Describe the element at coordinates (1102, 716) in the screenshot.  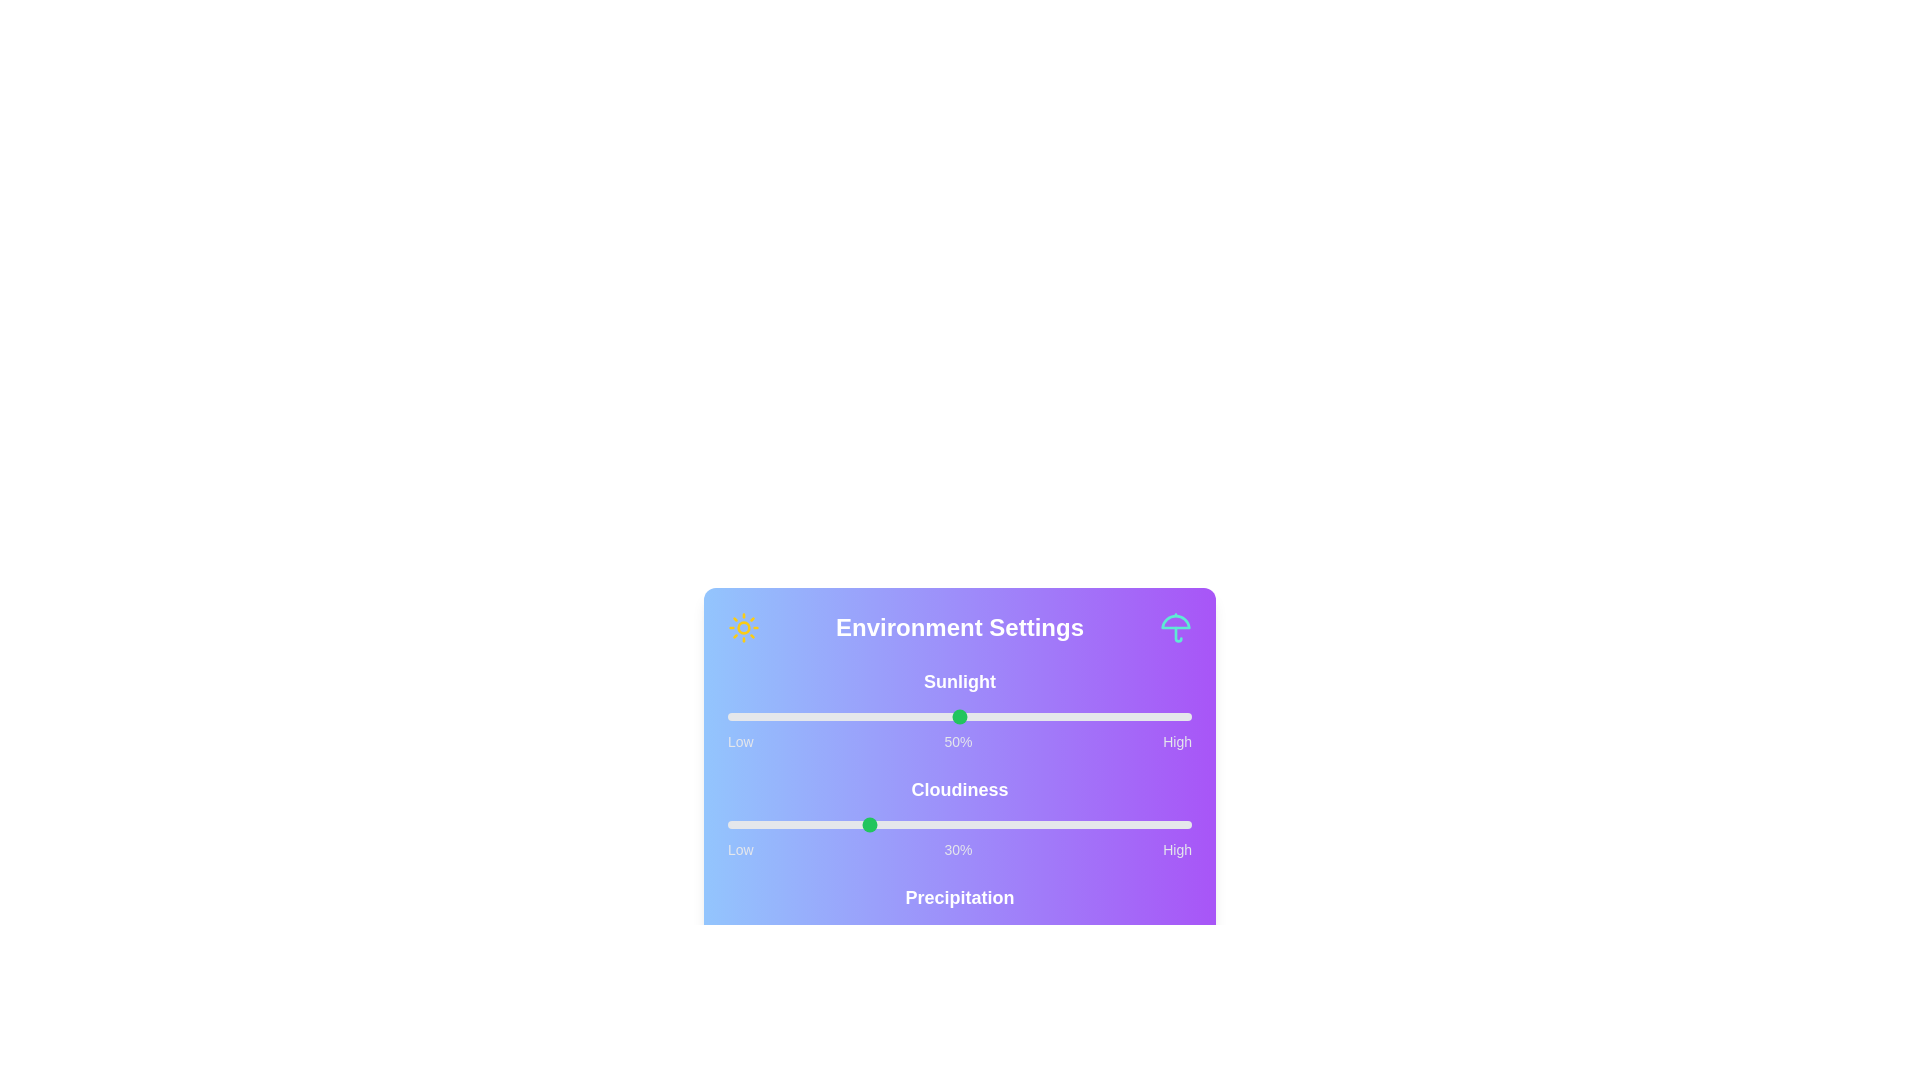
I see `the sunlight slider to 81%` at that location.